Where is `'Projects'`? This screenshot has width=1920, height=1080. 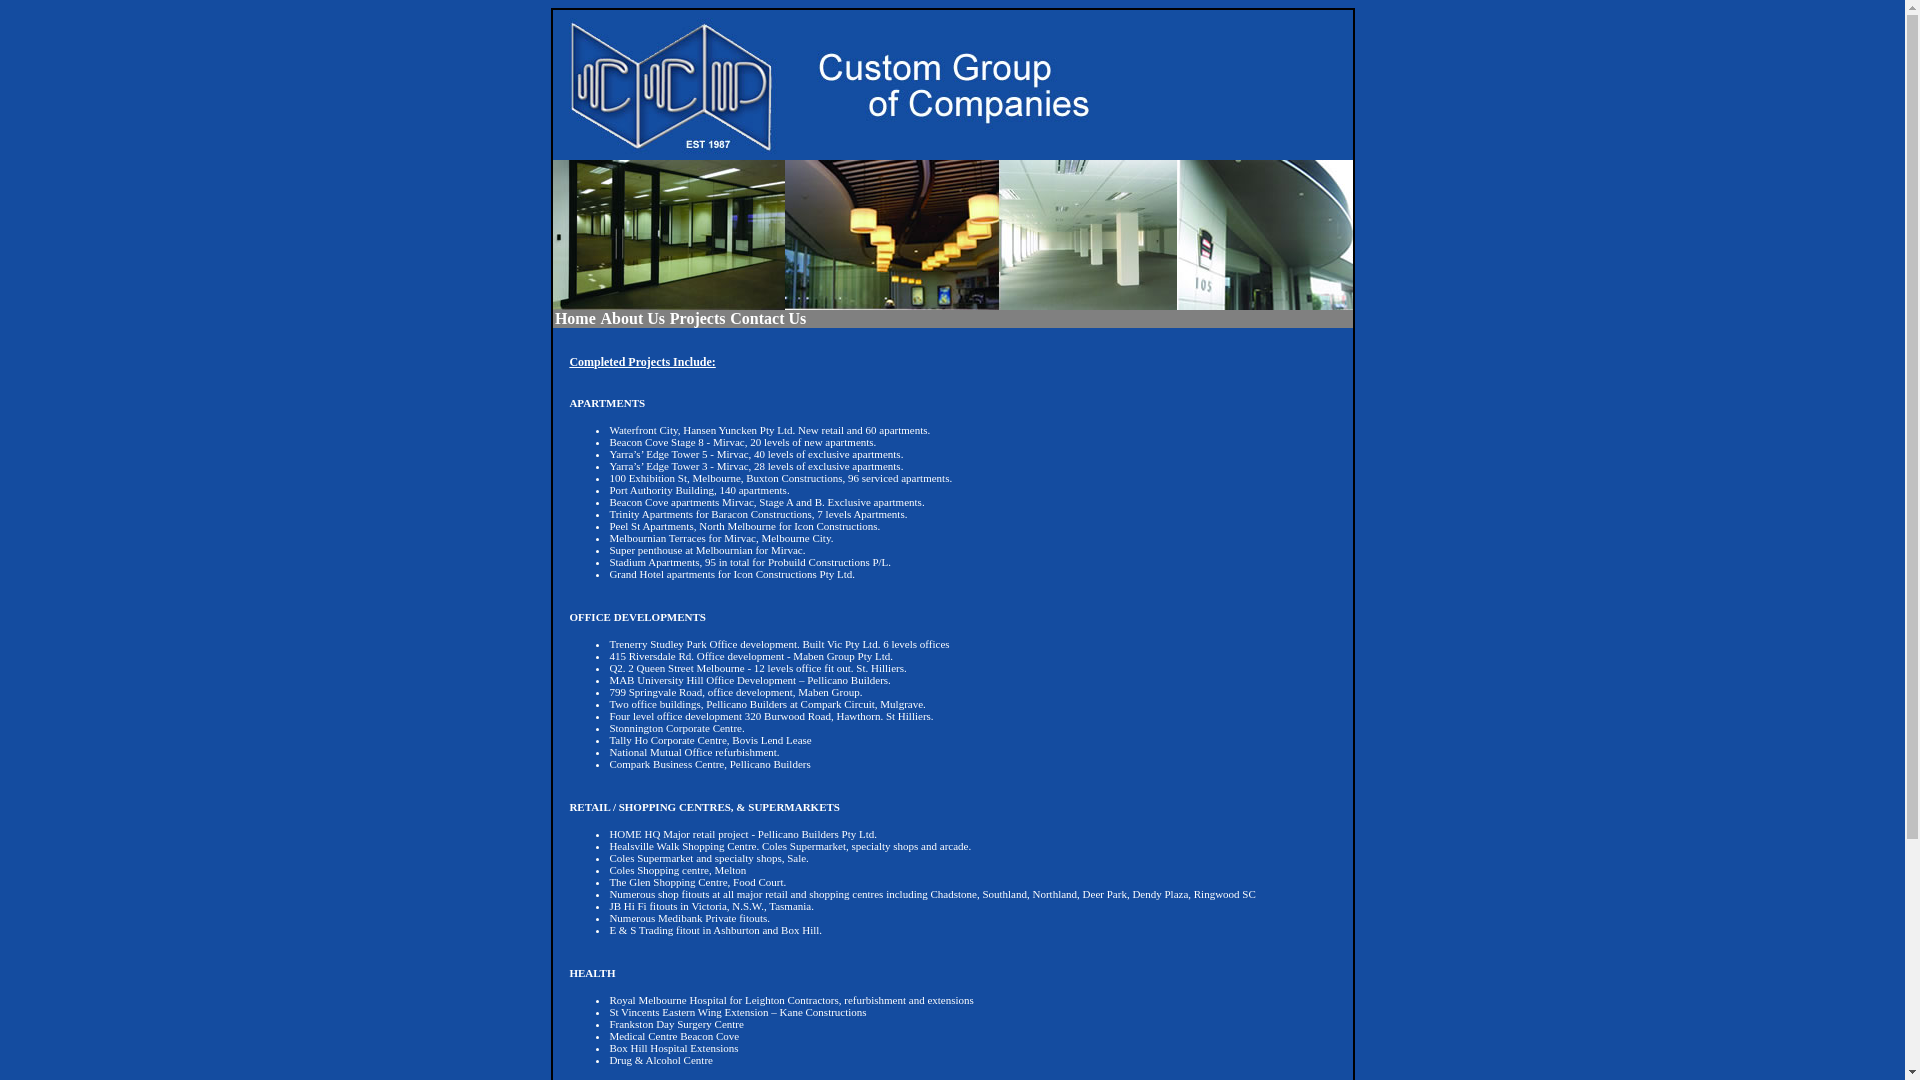 'Projects' is located at coordinates (696, 318).